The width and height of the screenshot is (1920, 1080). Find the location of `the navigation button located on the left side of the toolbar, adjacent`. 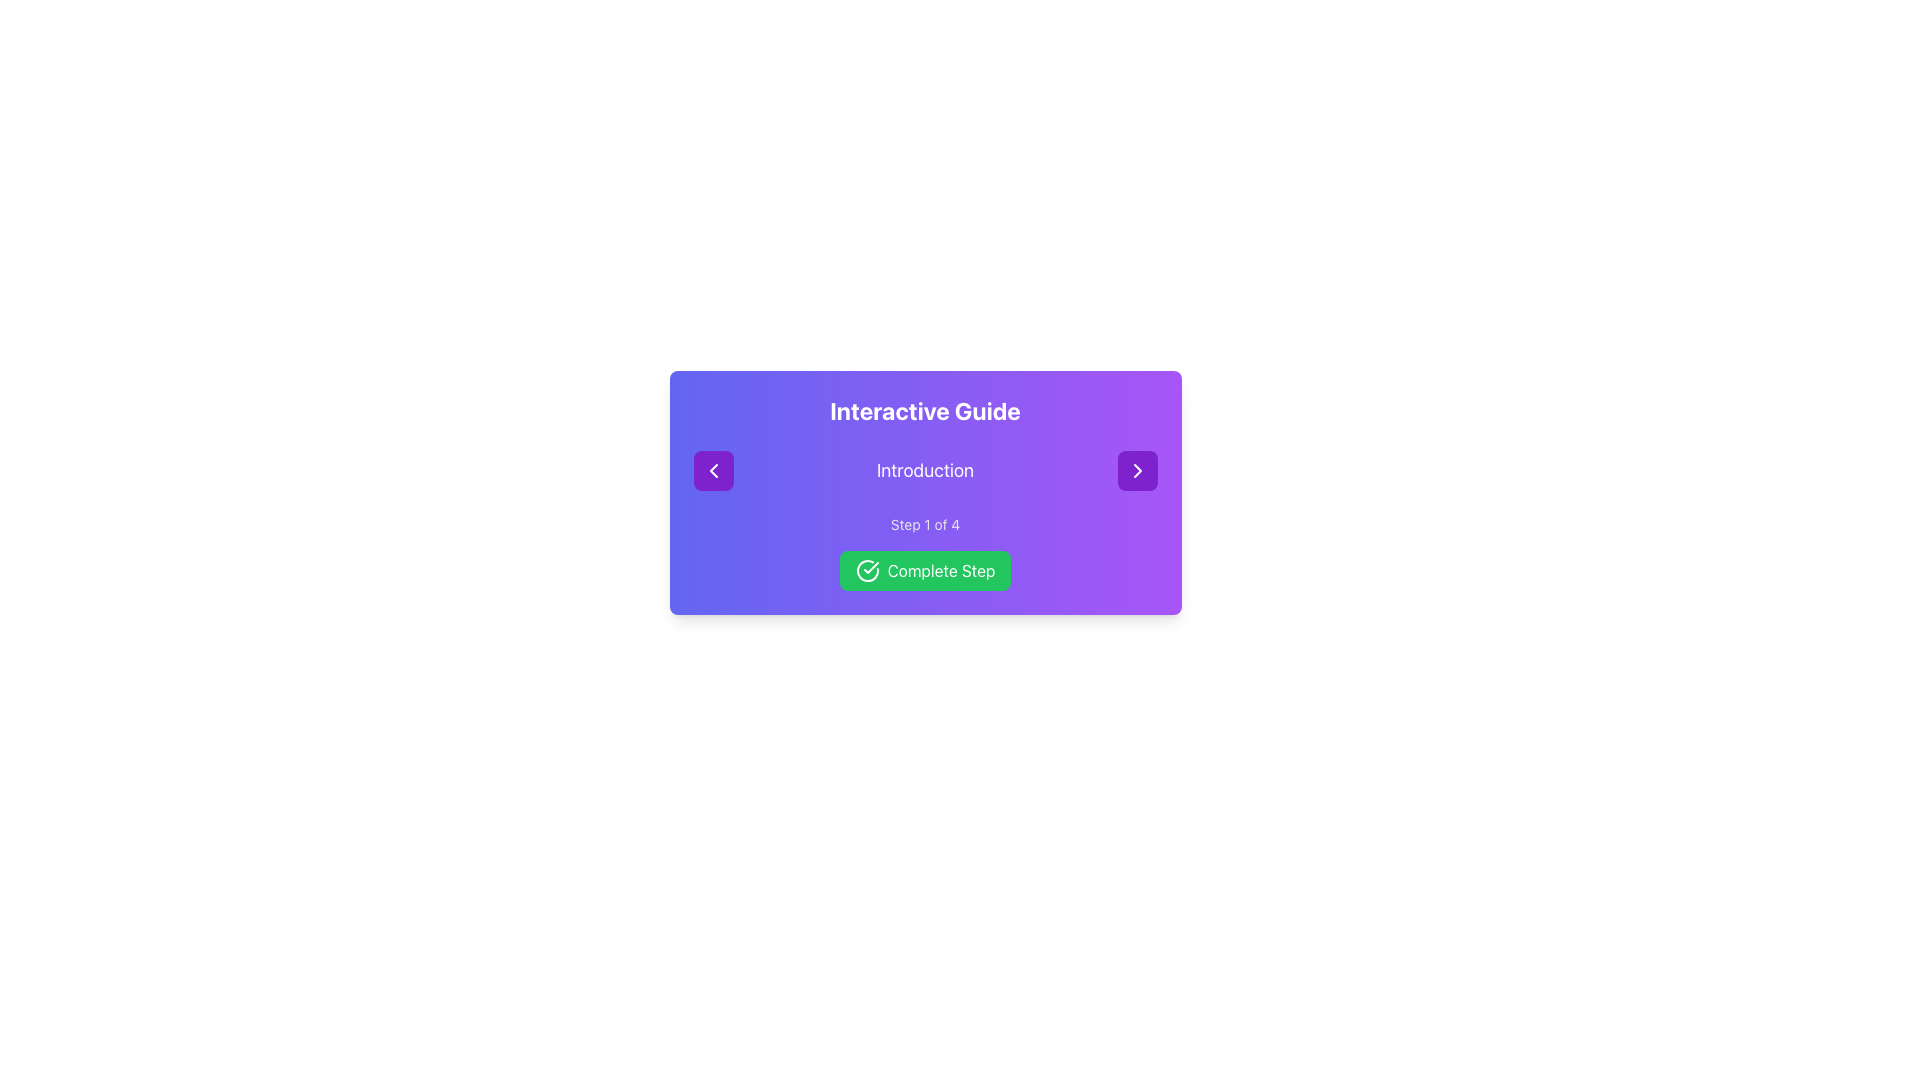

the navigation button located on the left side of the toolbar, adjacent is located at coordinates (713, 470).